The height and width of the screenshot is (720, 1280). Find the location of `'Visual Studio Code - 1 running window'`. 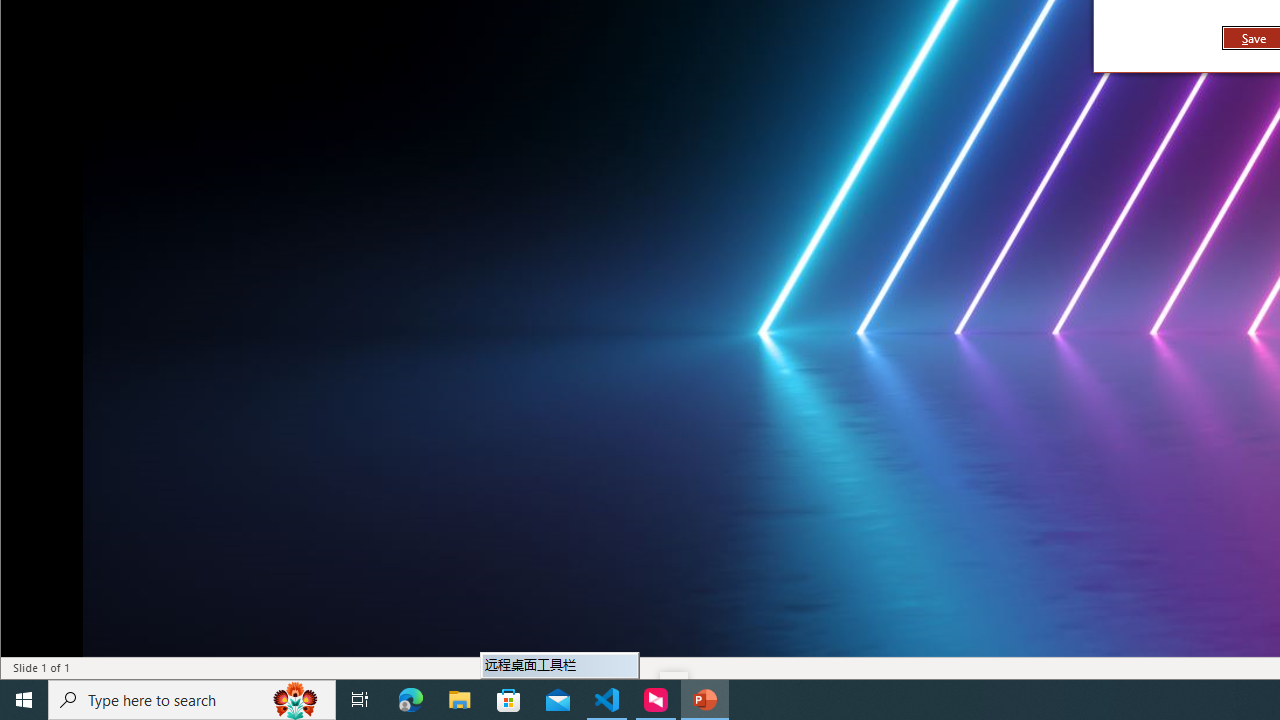

'Visual Studio Code - 1 running window' is located at coordinates (606, 698).